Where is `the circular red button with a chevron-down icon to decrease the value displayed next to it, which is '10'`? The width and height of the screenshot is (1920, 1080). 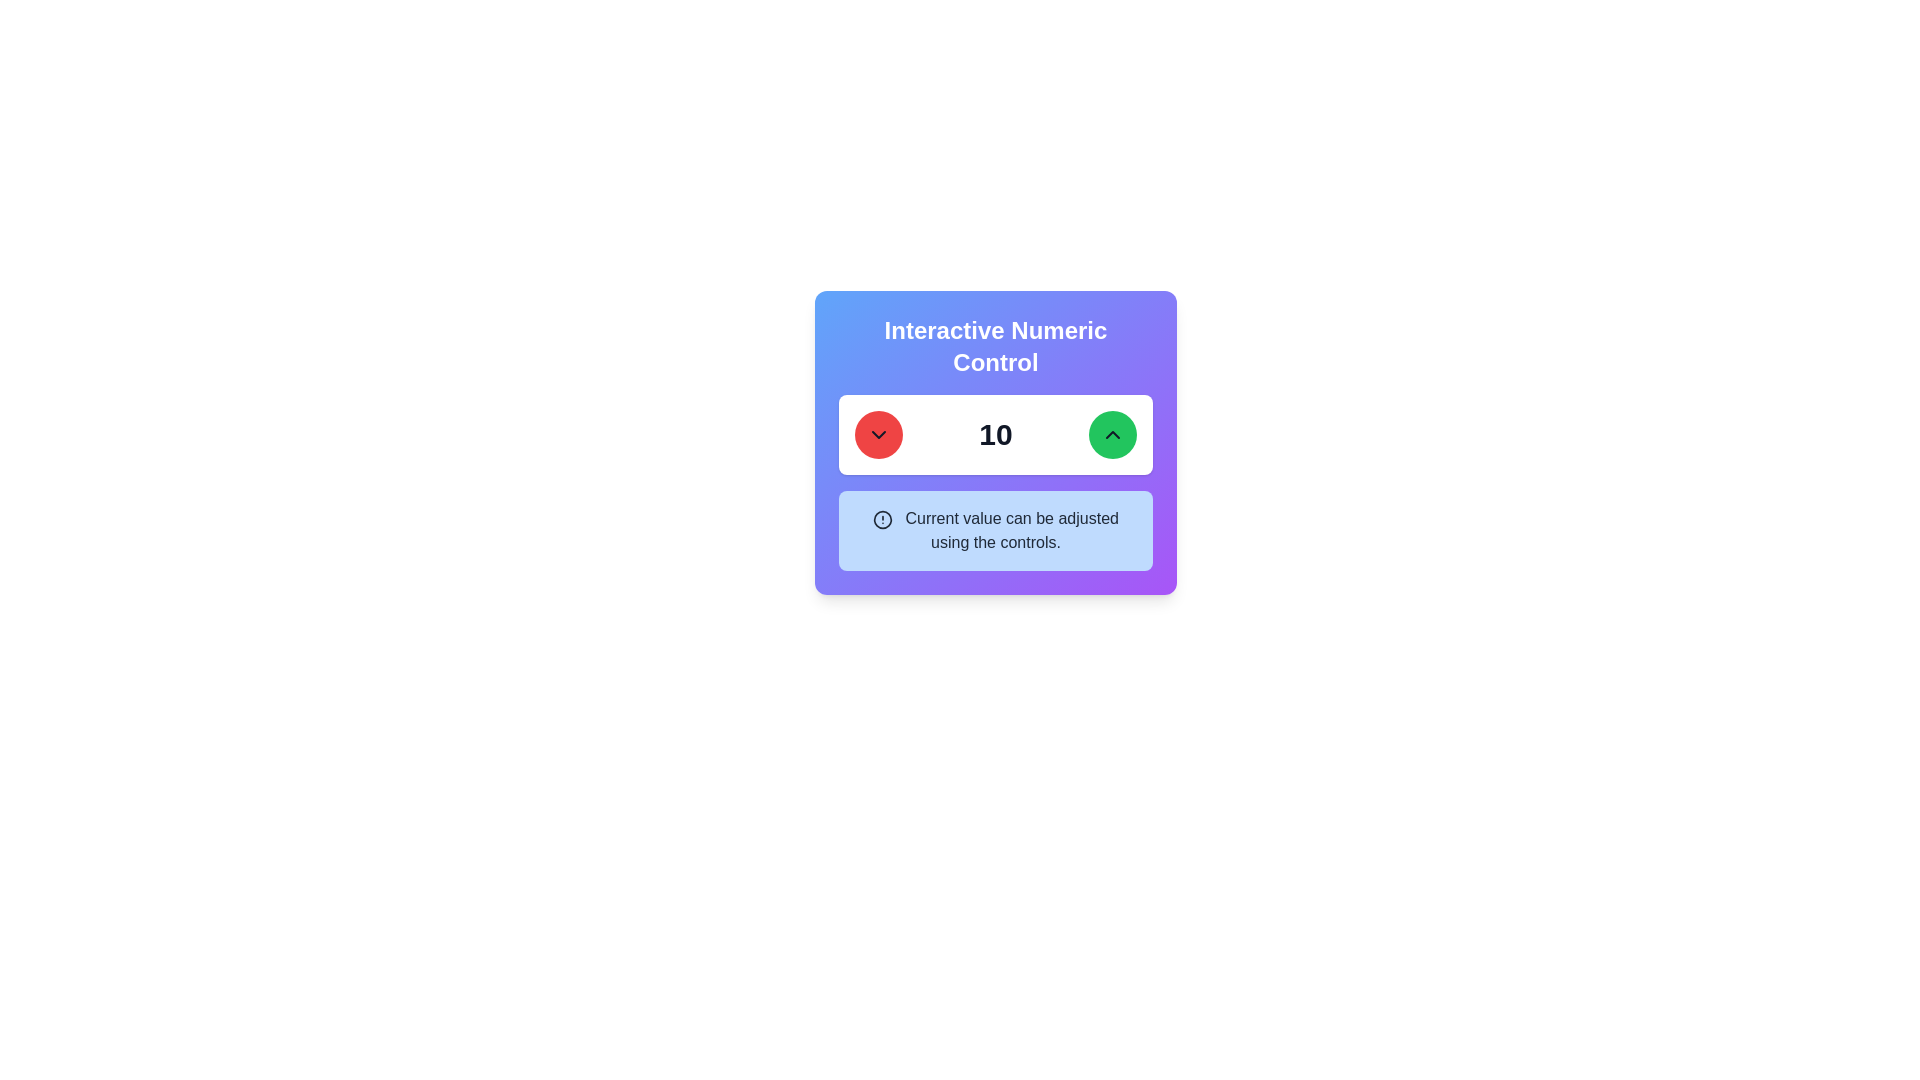
the circular red button with a chevron-down icon to decrease the value displayed next to it, which is '10' is located at coordinates (878, 434).